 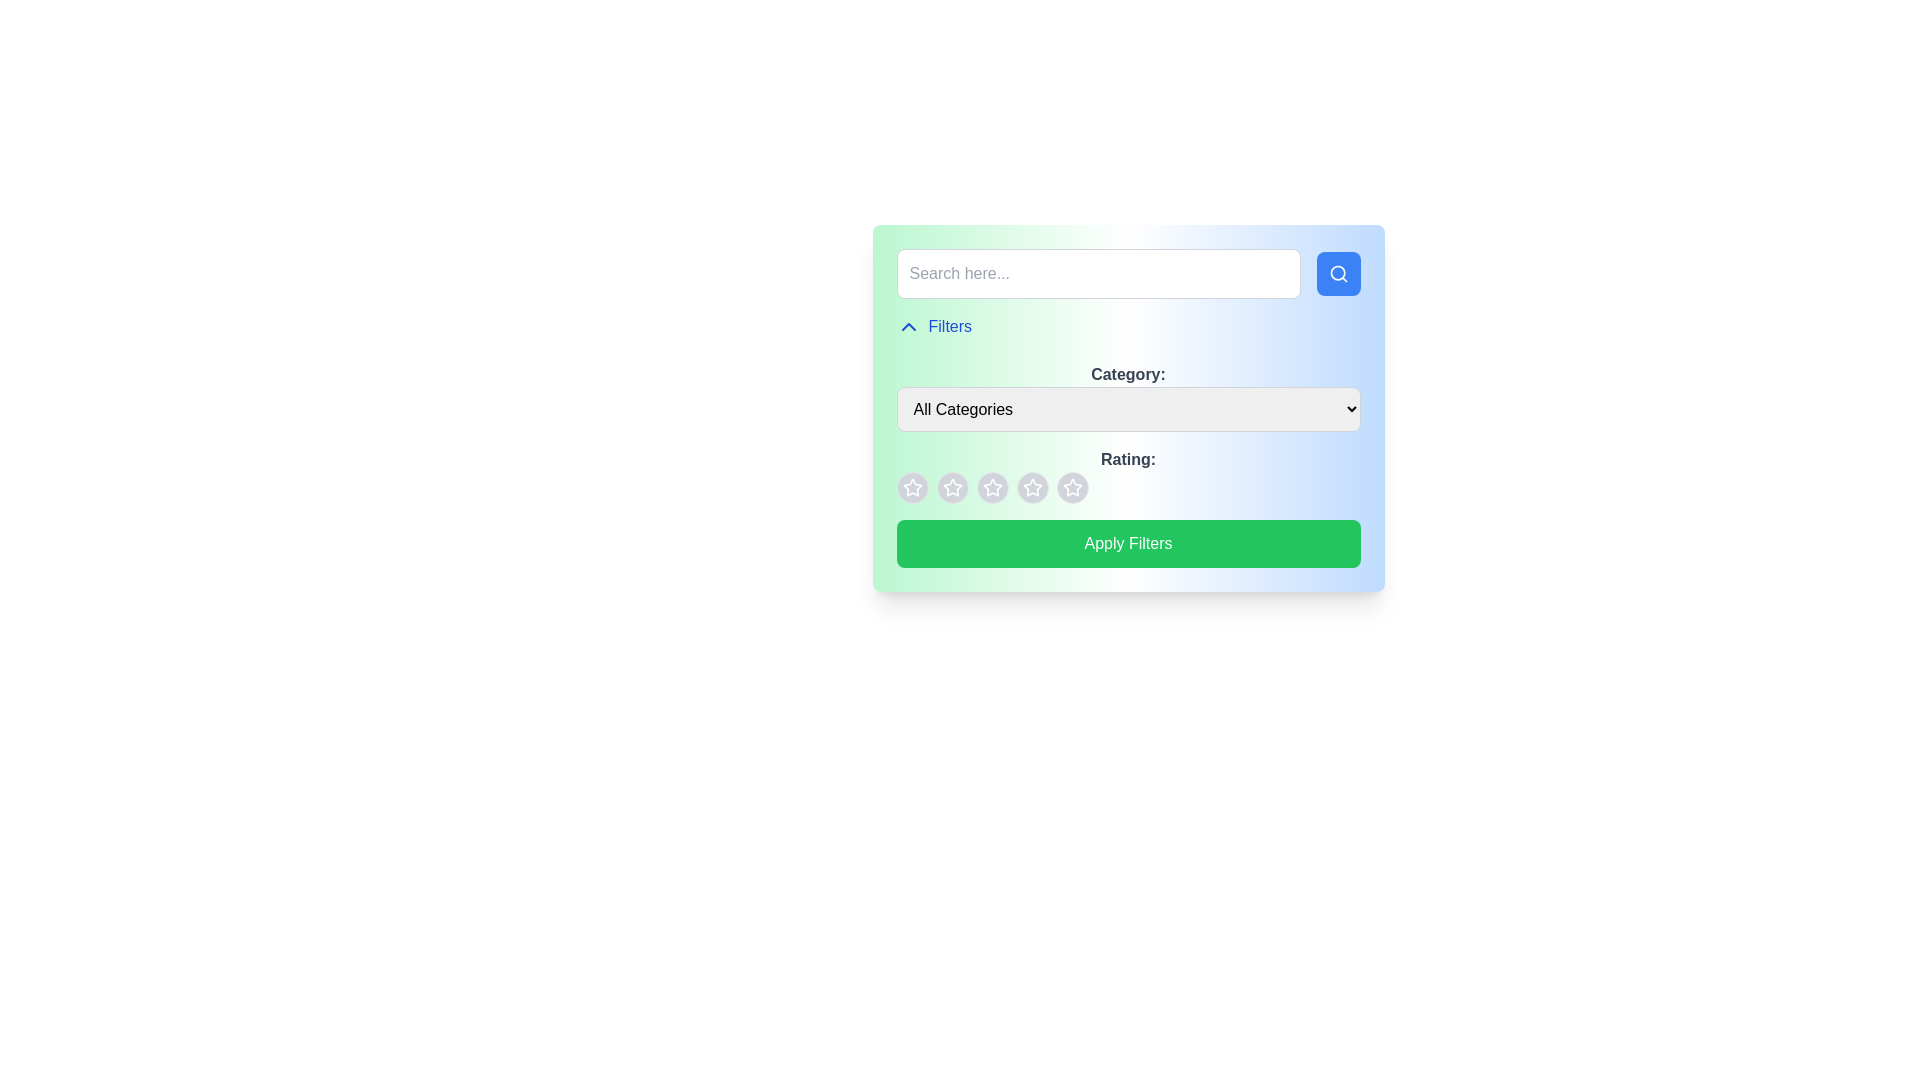 What do you see at coordinates (1128, 543) in the screenshot?
I see `the green 'Apply Filters' button with rounded corners to apply the filters` at bounding box center [1128, 543].